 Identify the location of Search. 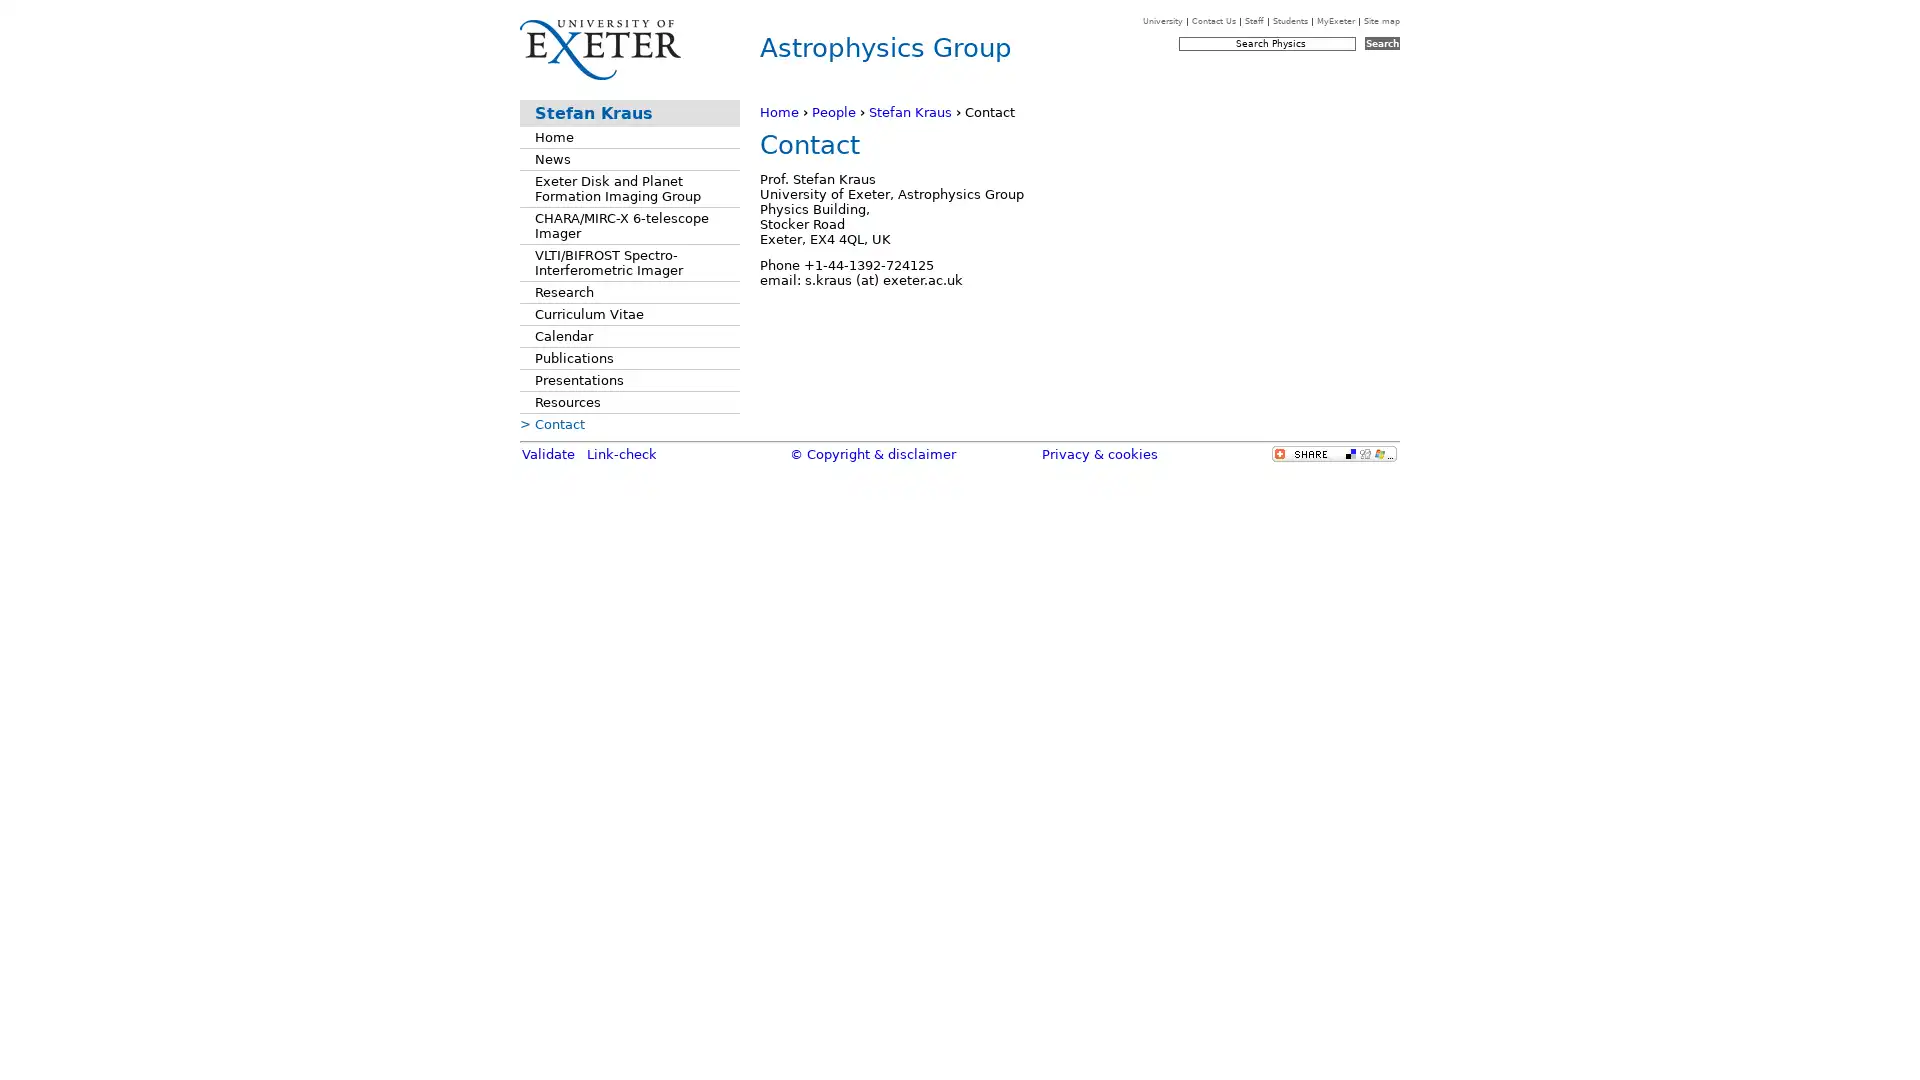
(1381, 43).